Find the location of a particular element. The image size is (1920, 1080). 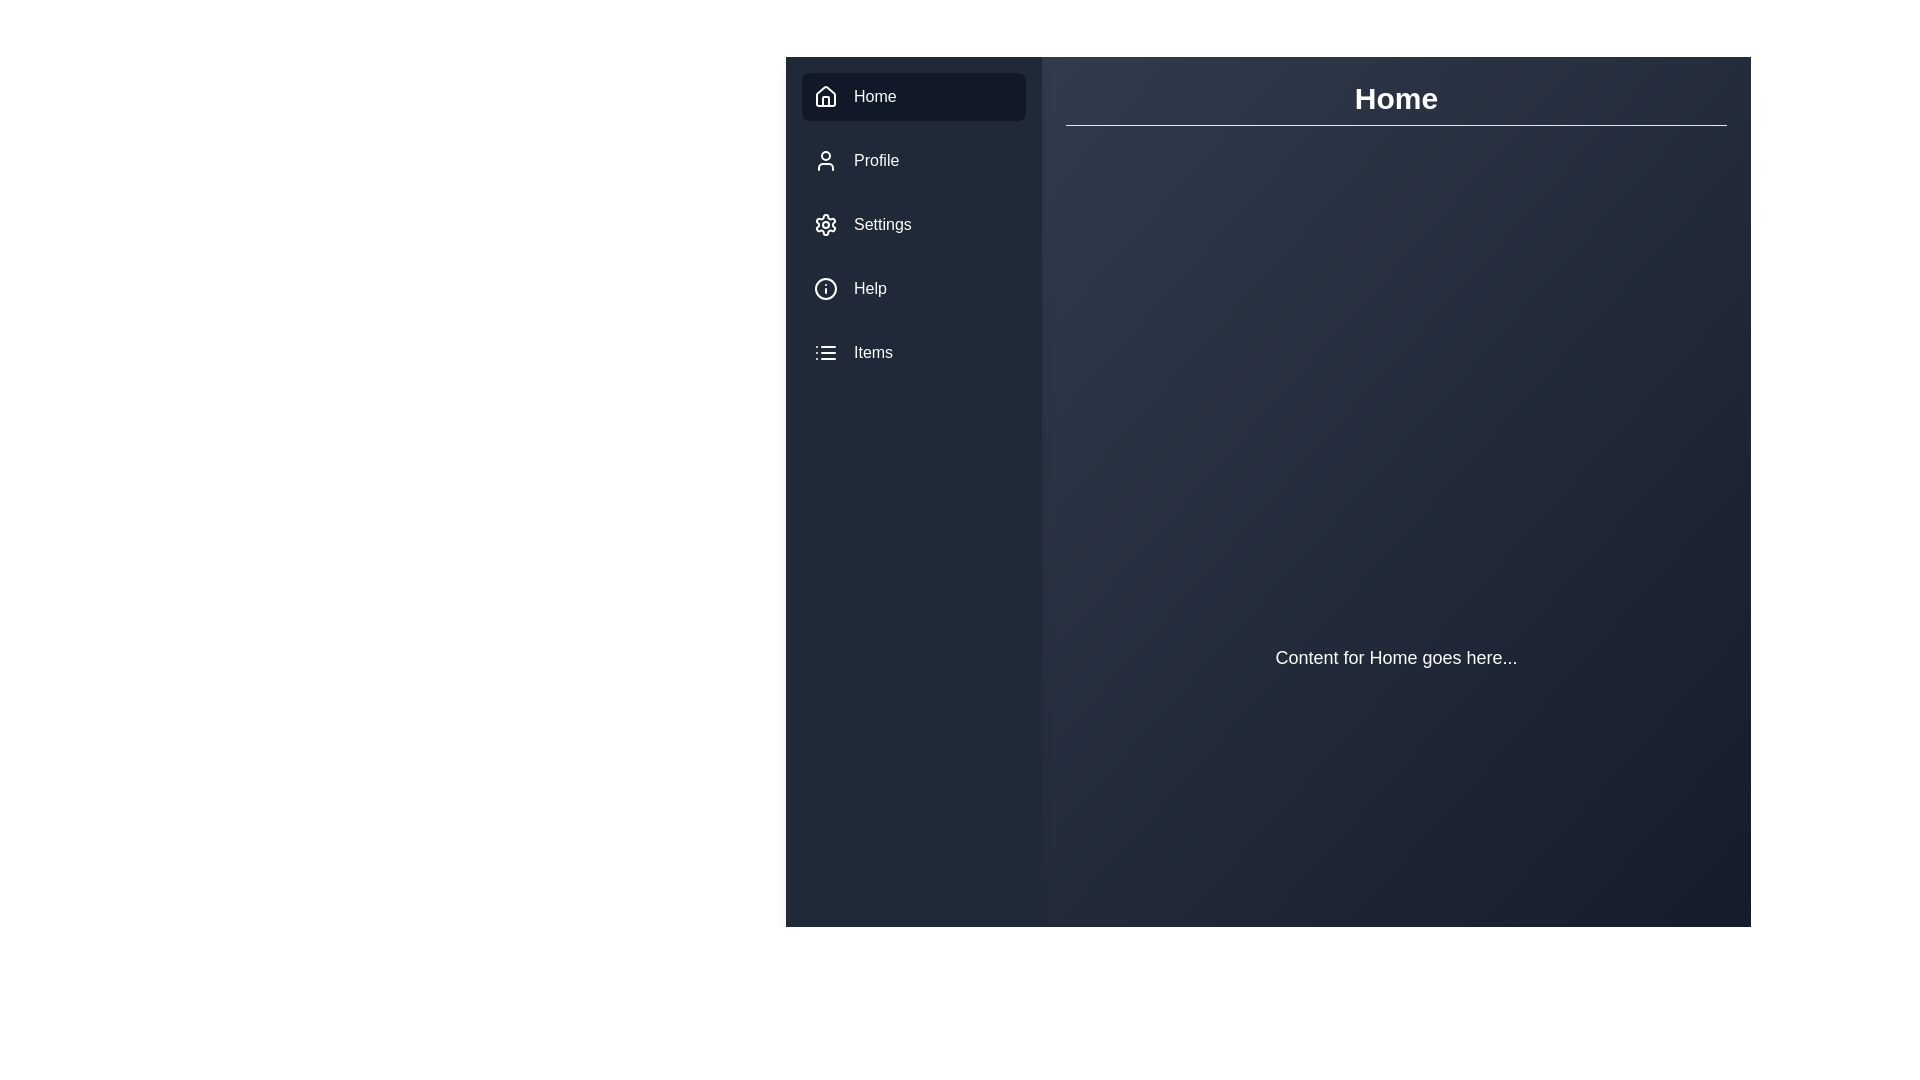

the menu item Items to navigate to its section is located at coordinates (912, 352).